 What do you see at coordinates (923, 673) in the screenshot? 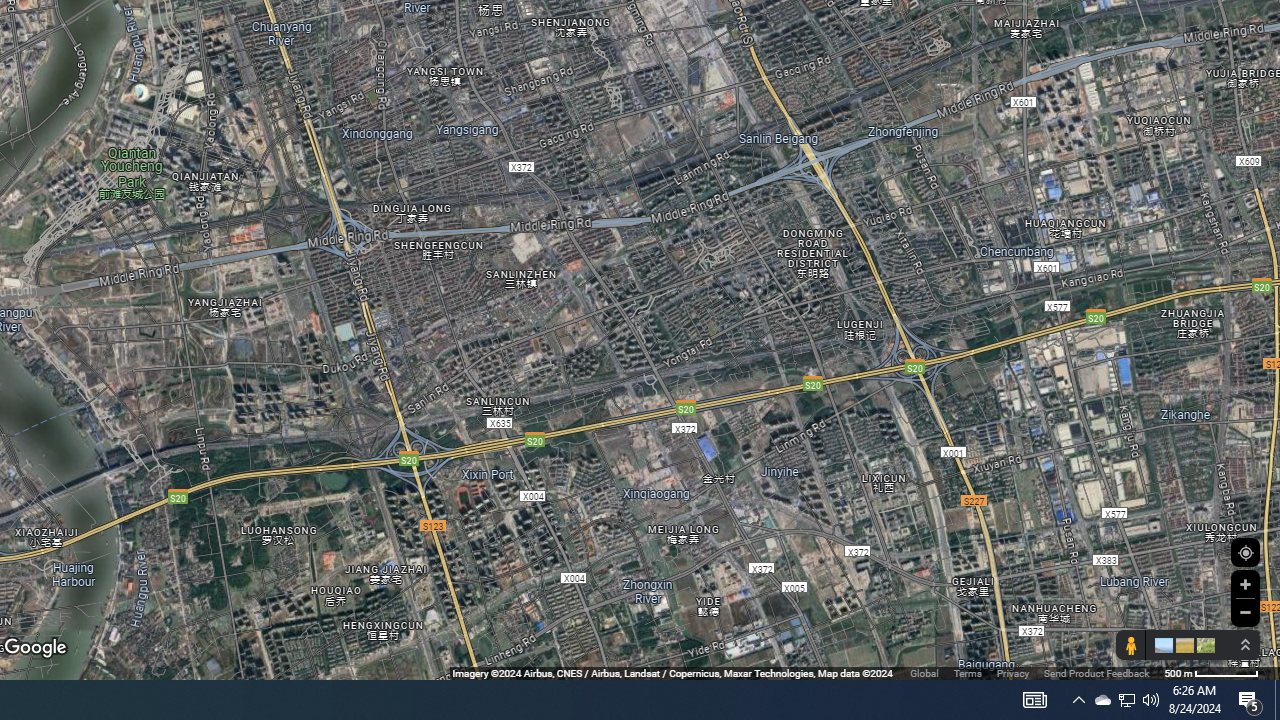
I see `'Global'` at bounding box center [923, 673].